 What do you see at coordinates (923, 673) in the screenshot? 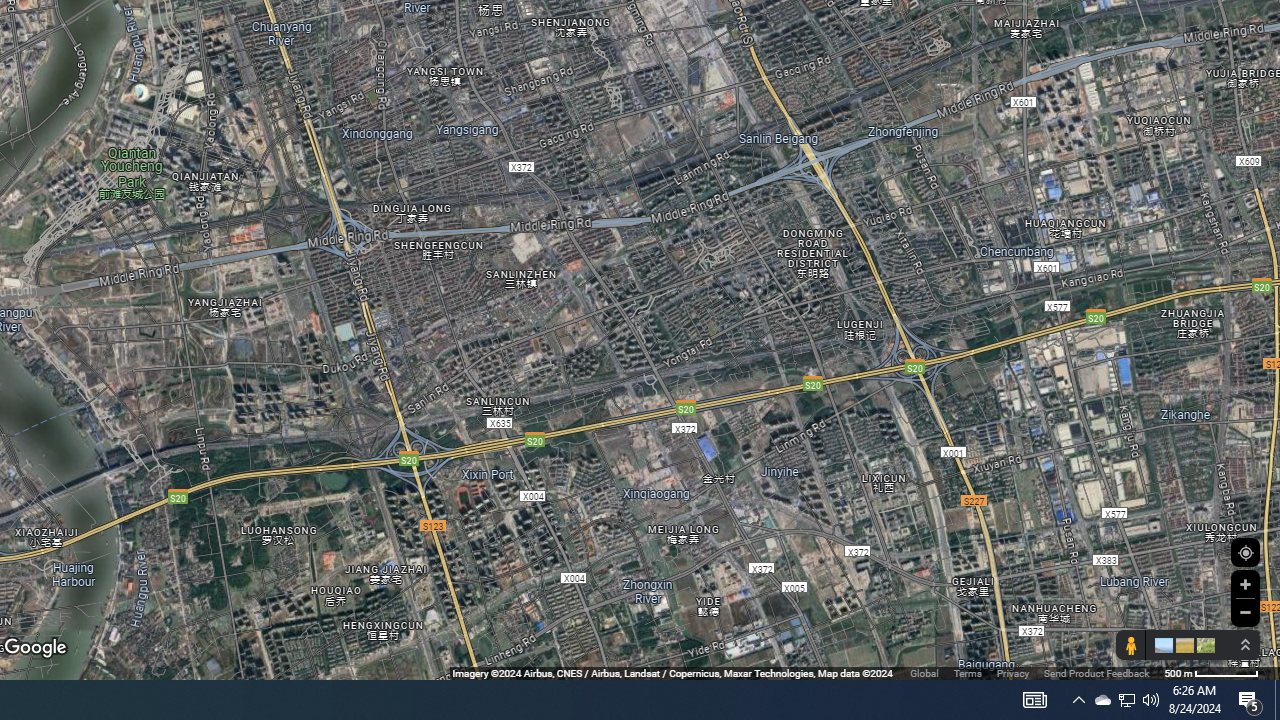
I see `'Global'` at bounding box center [923, 673].